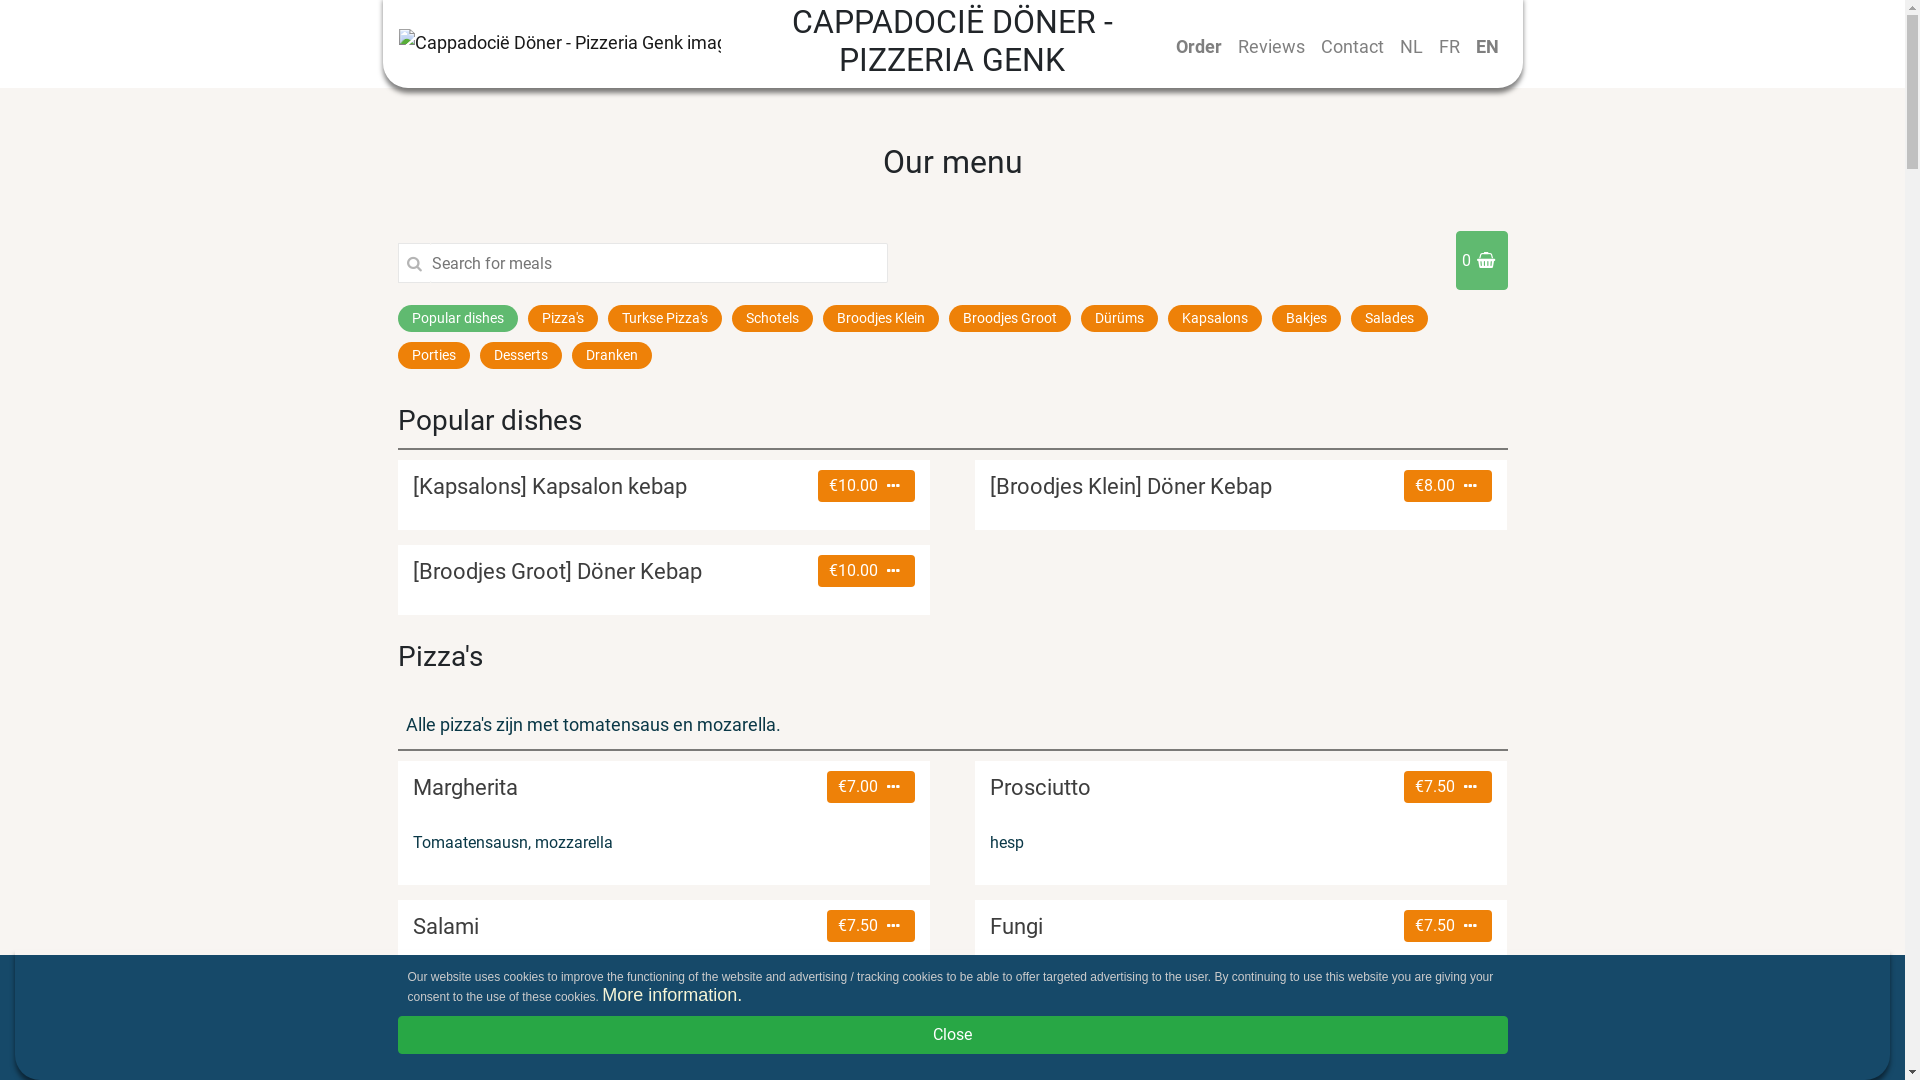 This screenshot has height=1080, width=1920. Describe the element at coordinates (1468, 45) in the screenshot. I see `'EN'` at that location.